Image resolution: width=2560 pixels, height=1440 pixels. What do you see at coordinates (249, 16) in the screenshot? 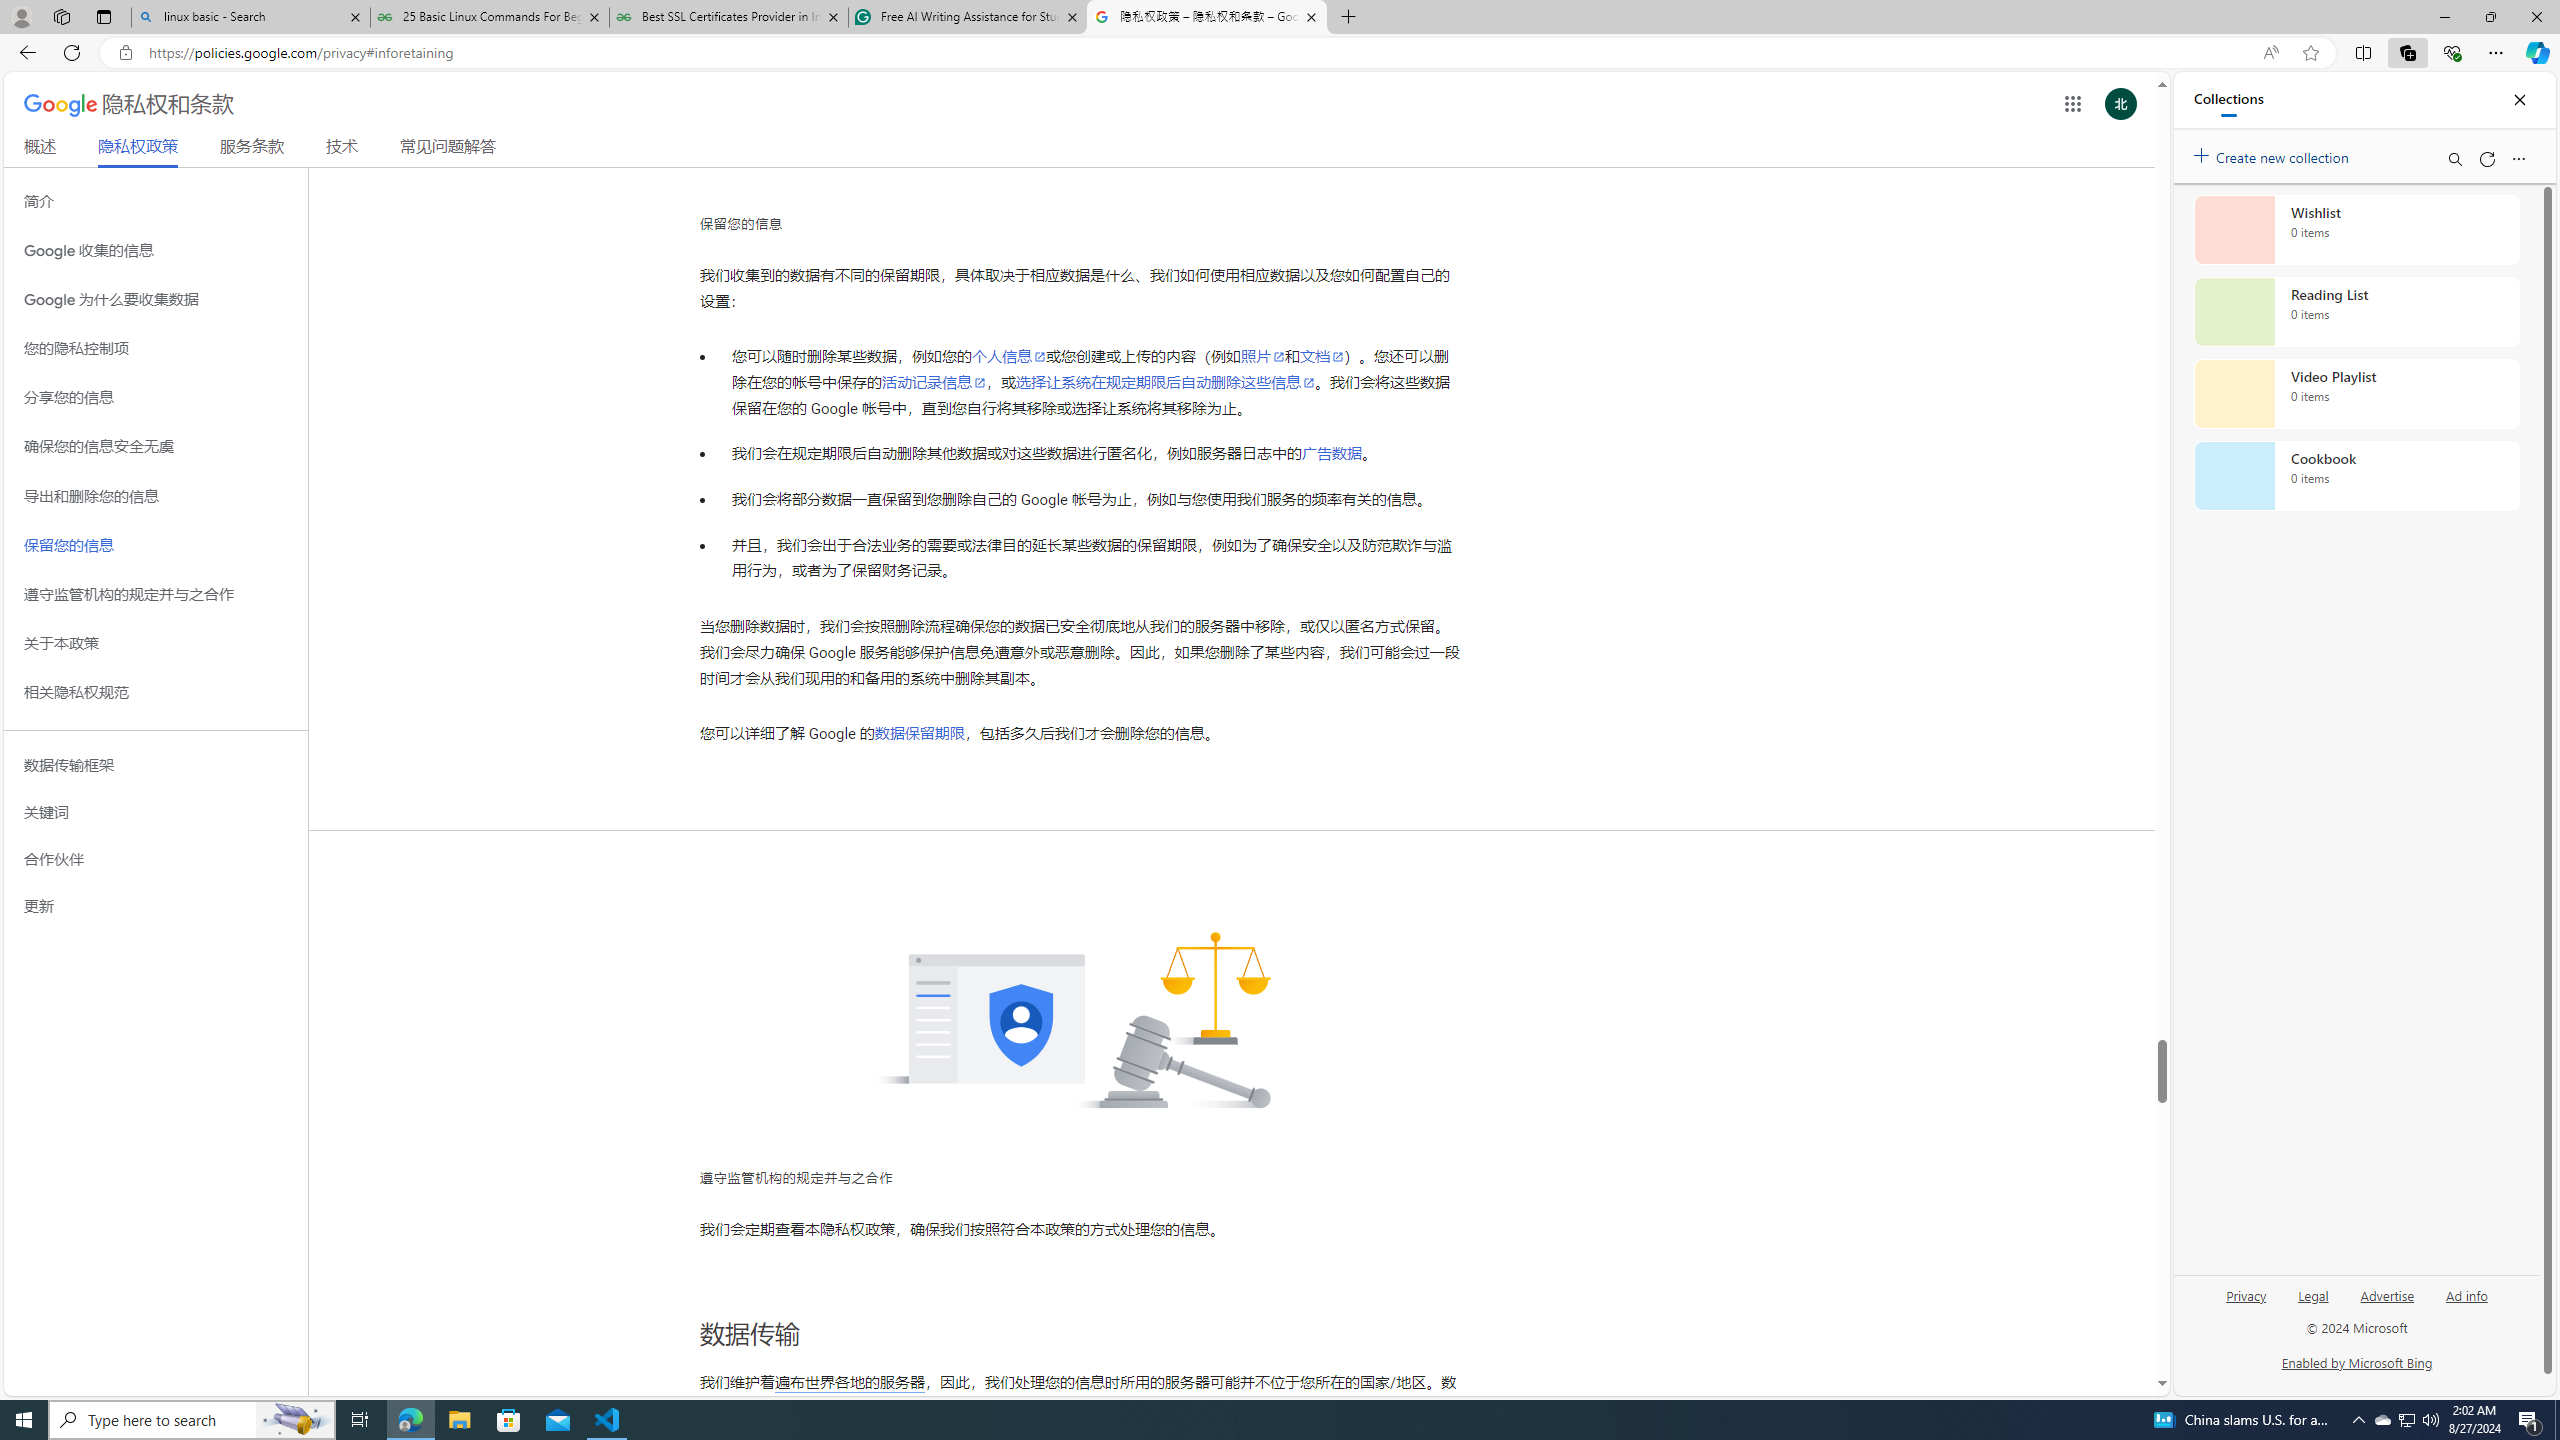
I see `'linux basic - Search'` at bounding box center [249, 16].